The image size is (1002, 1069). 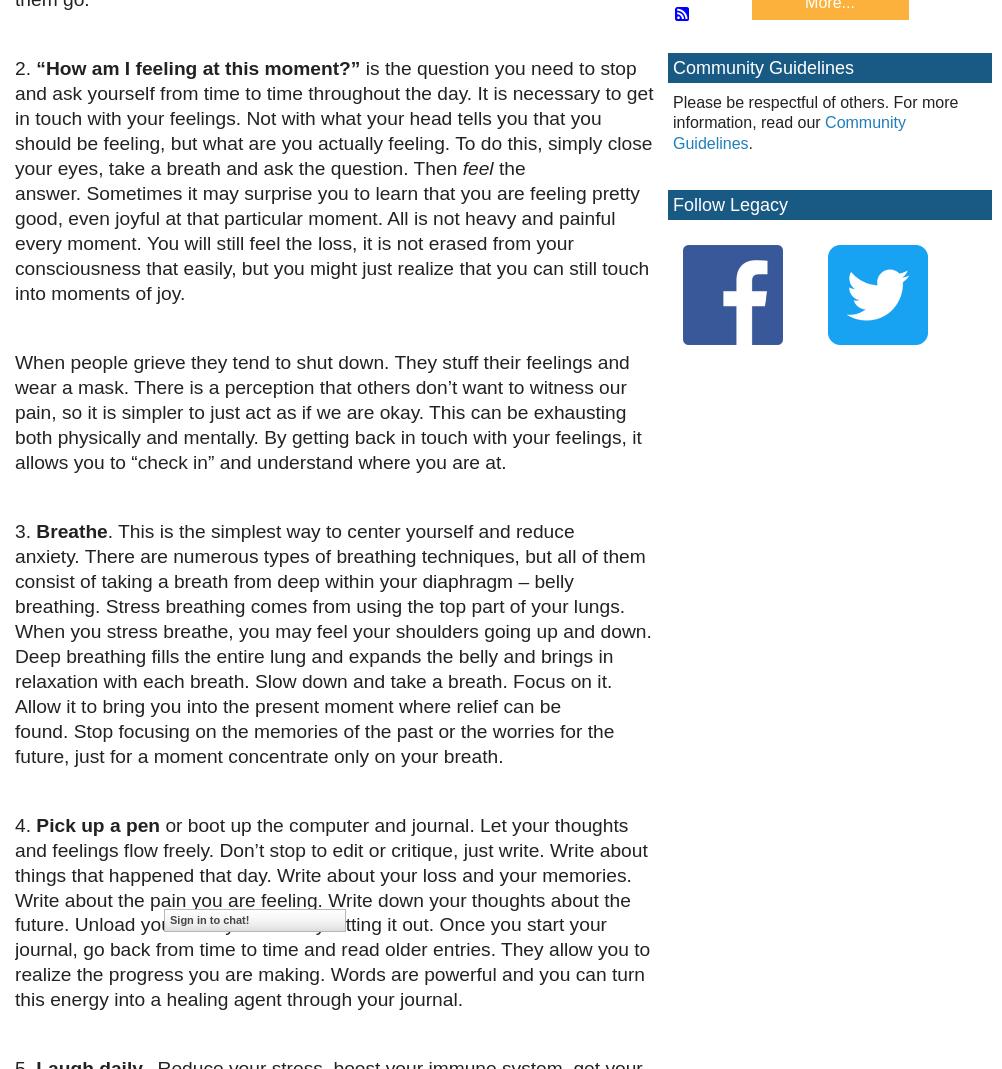 What do you see at coordinates (25, 67) in the screenshot?
I see `'2.'` at bounding box center [25, 67].